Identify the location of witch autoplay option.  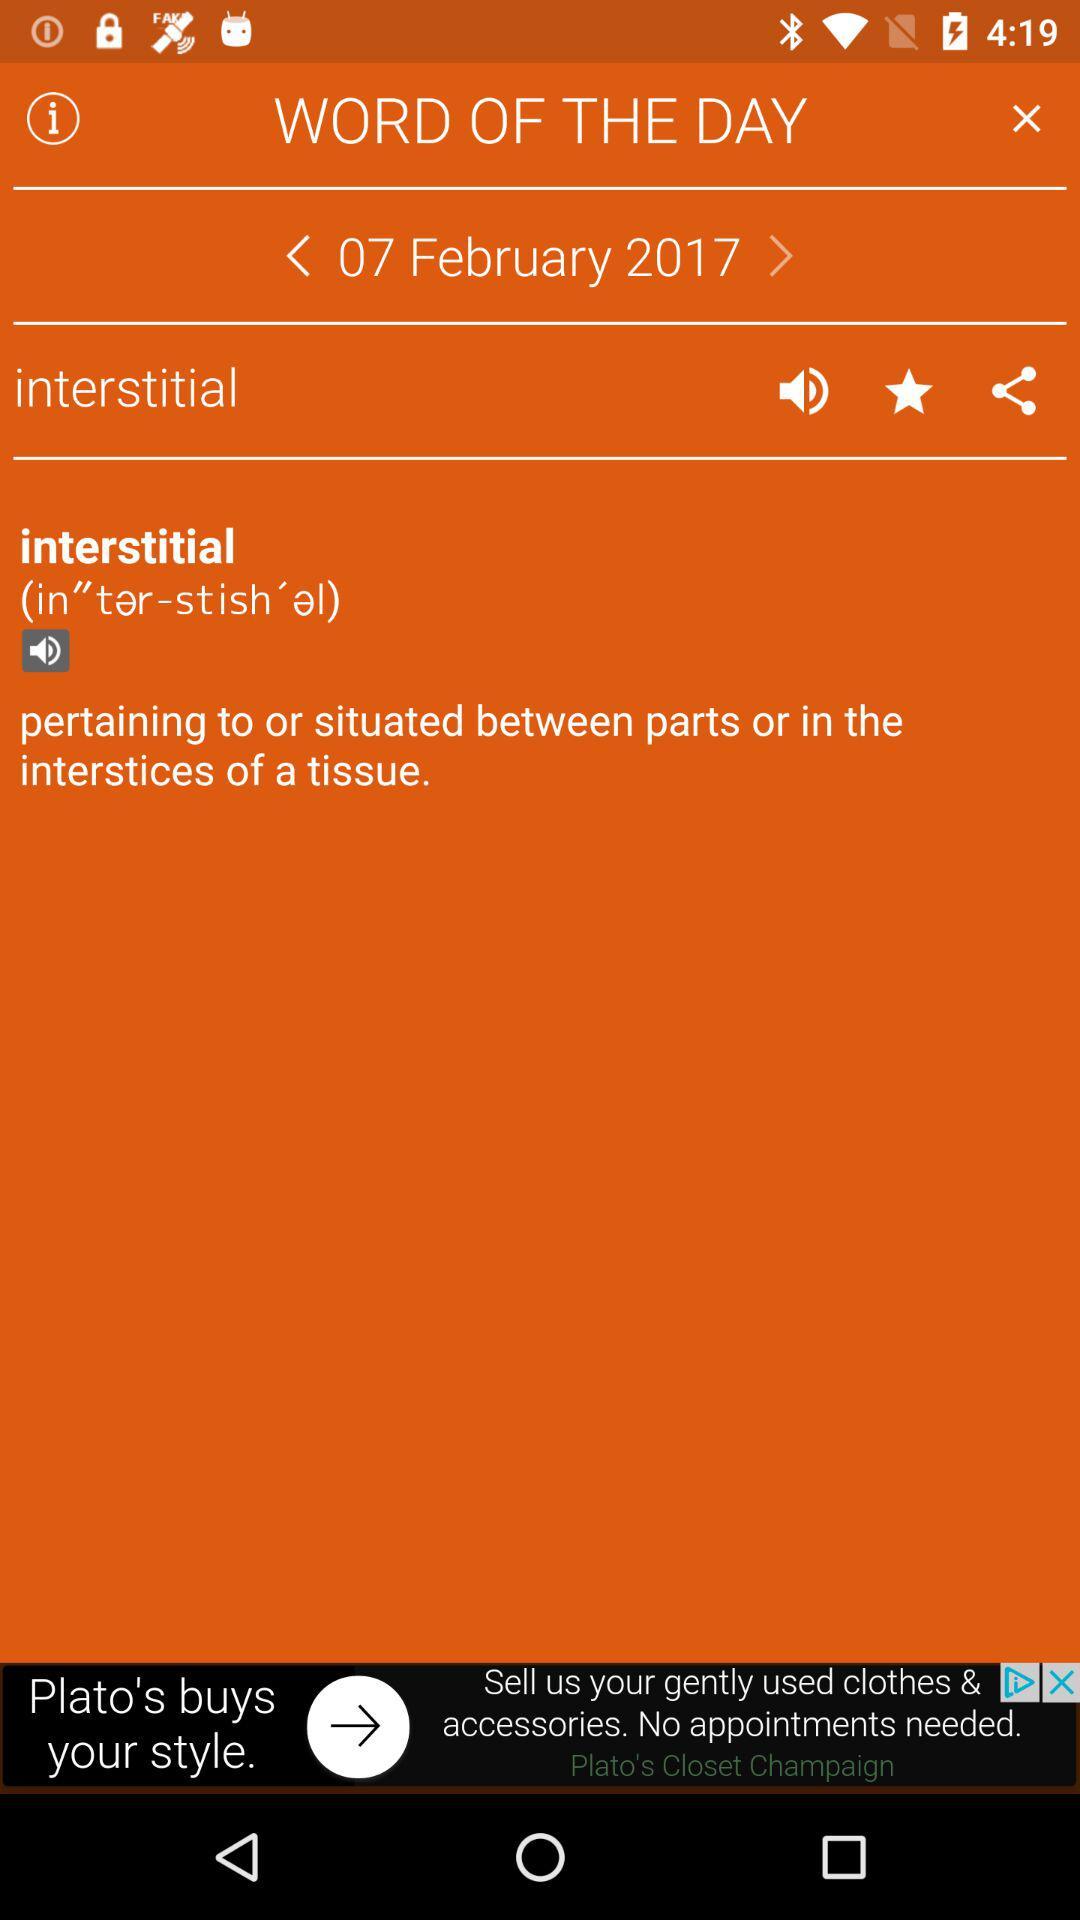
(802, 390).